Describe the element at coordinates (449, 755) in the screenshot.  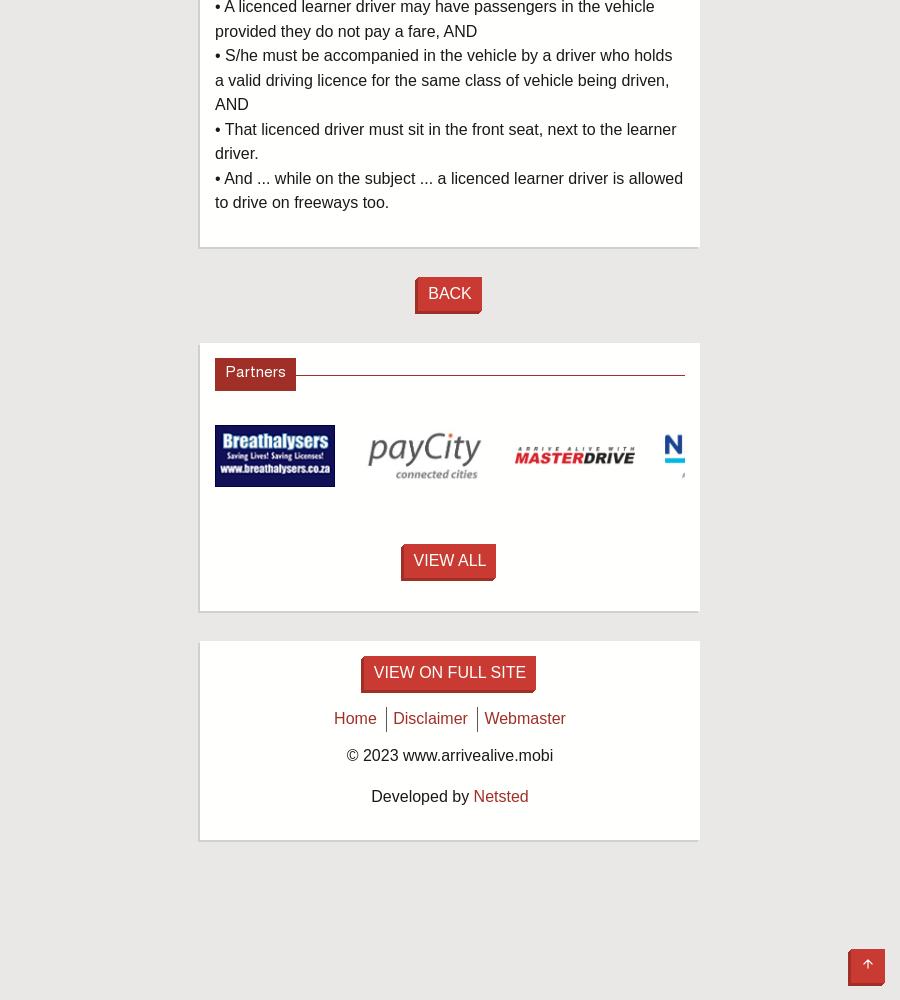
I see `'© 2023 www.arrivealive.mobi'` at that location.